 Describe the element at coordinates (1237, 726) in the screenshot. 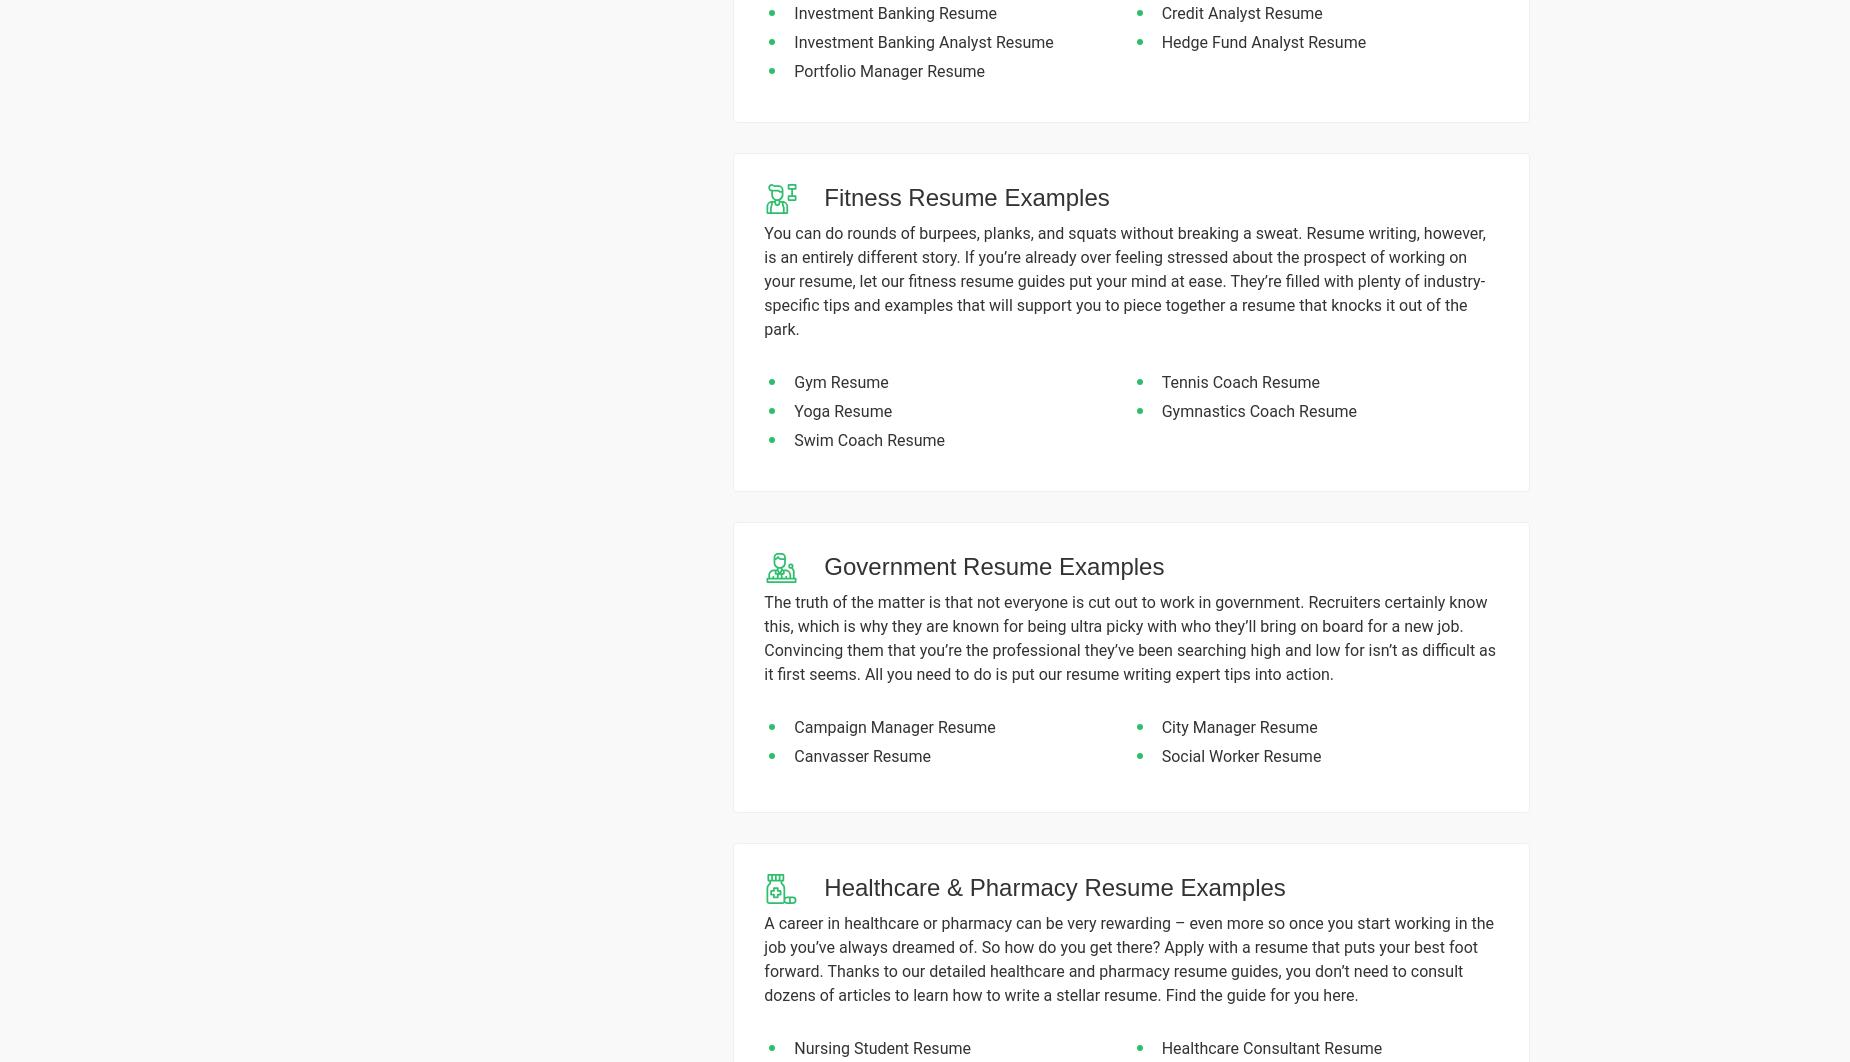

I see `'City Manager Resume'` at that location.